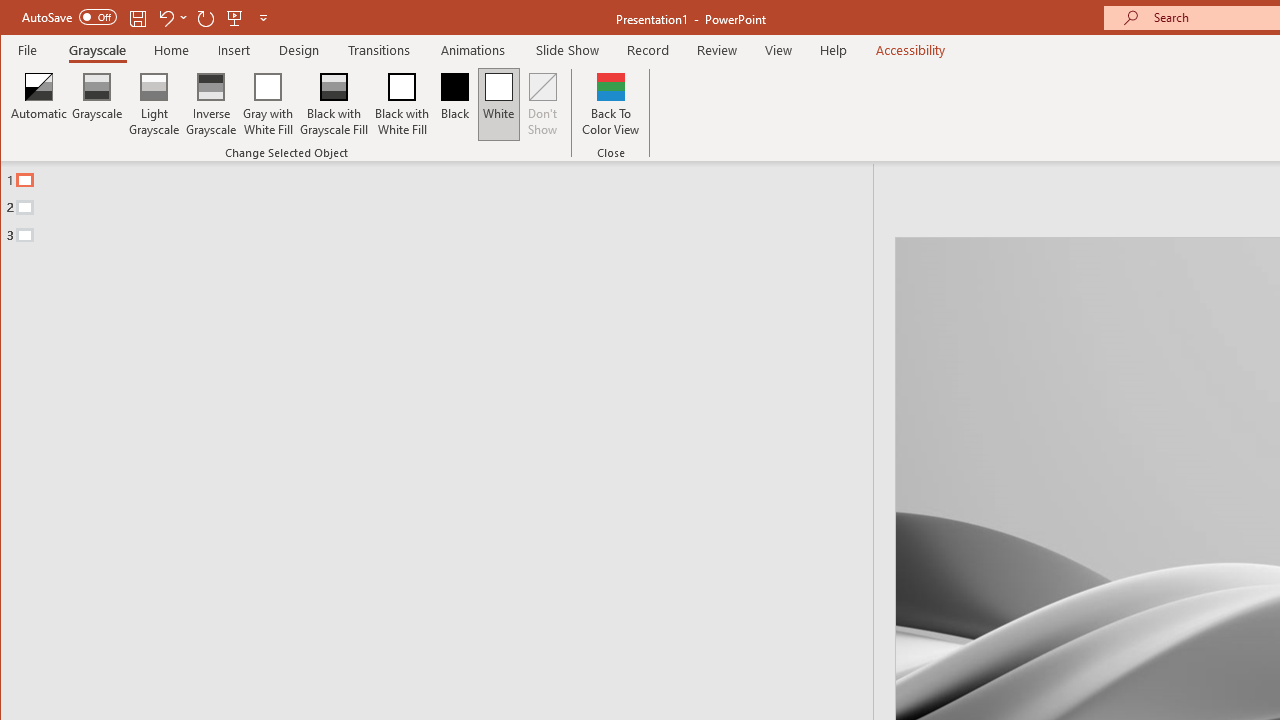 The height and width of the screenshot is (720, 1280). What do you see at coordinates (778, 49) in the screenshot?
I see `'View'` at bounding box center [778, 49].